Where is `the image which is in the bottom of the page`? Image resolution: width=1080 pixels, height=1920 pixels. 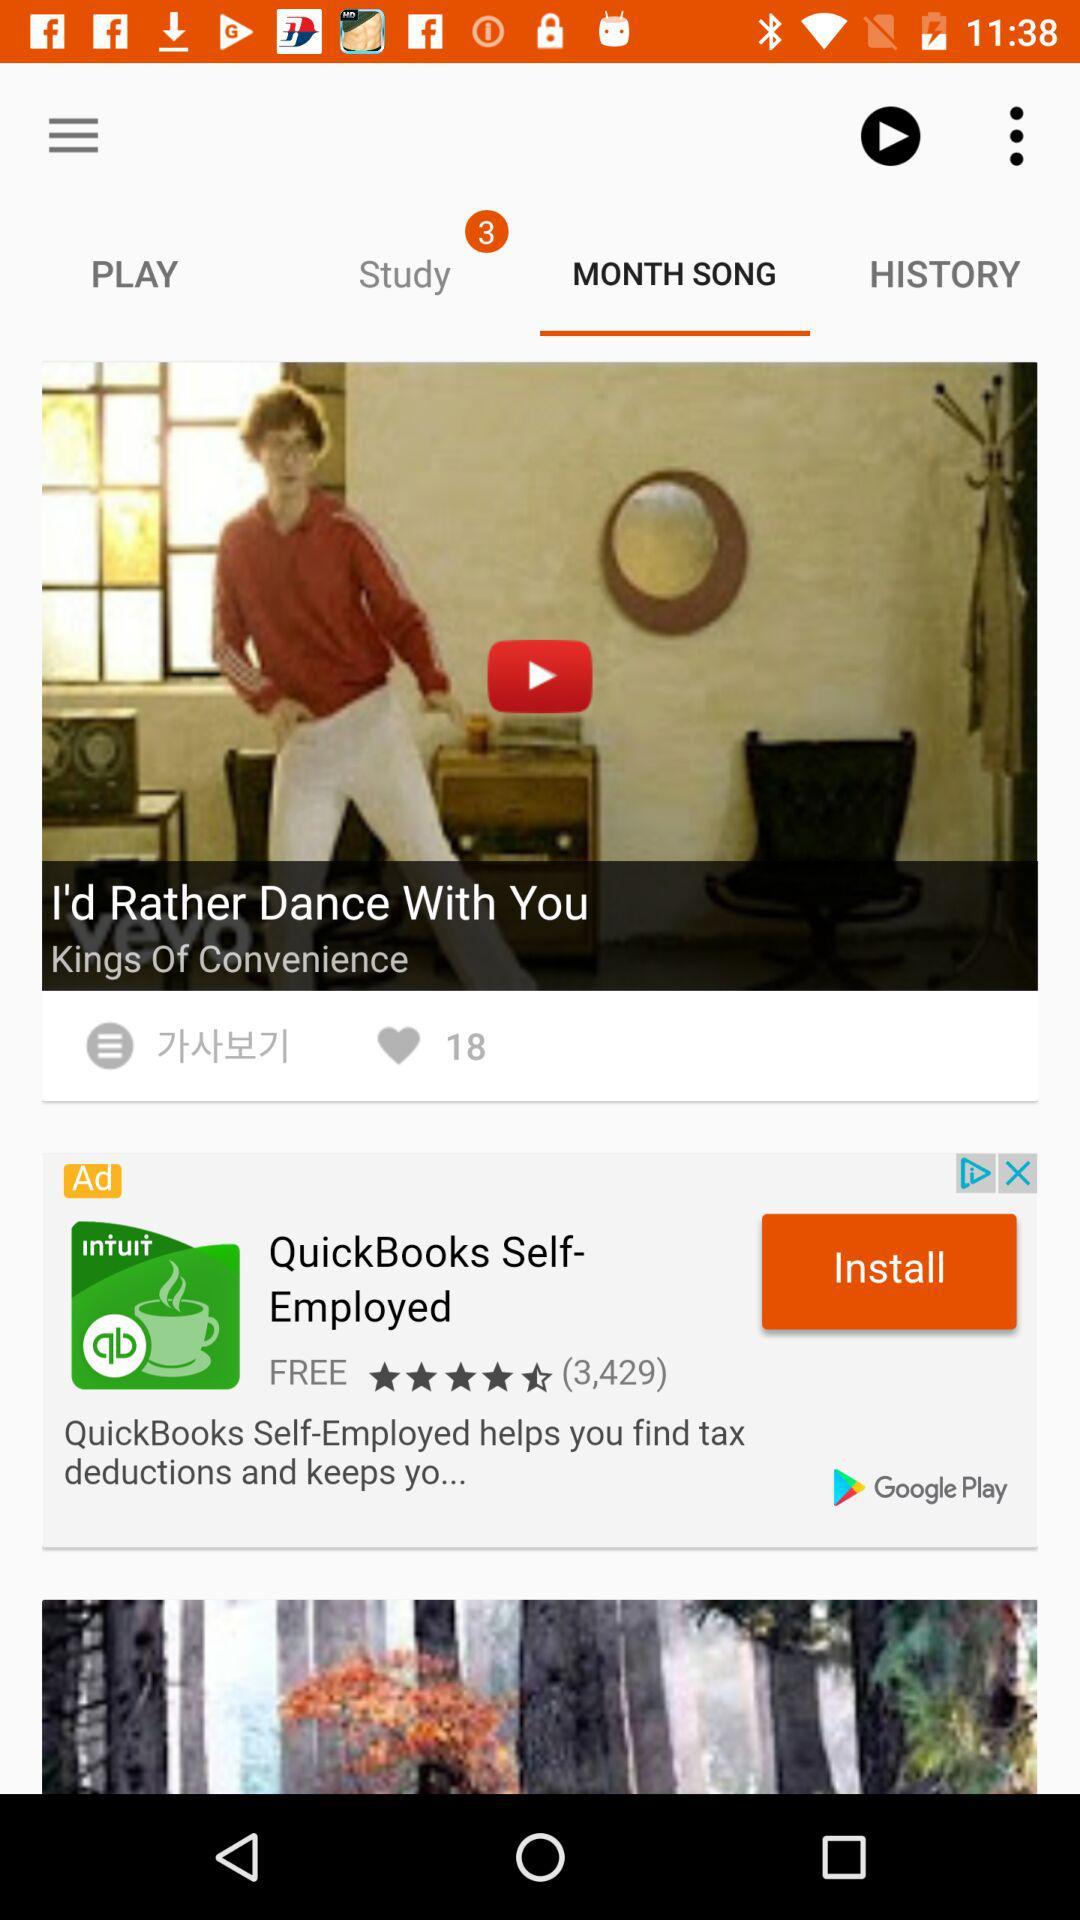
the image which is in the bottom of the page is located at coordinates (540, 1696).